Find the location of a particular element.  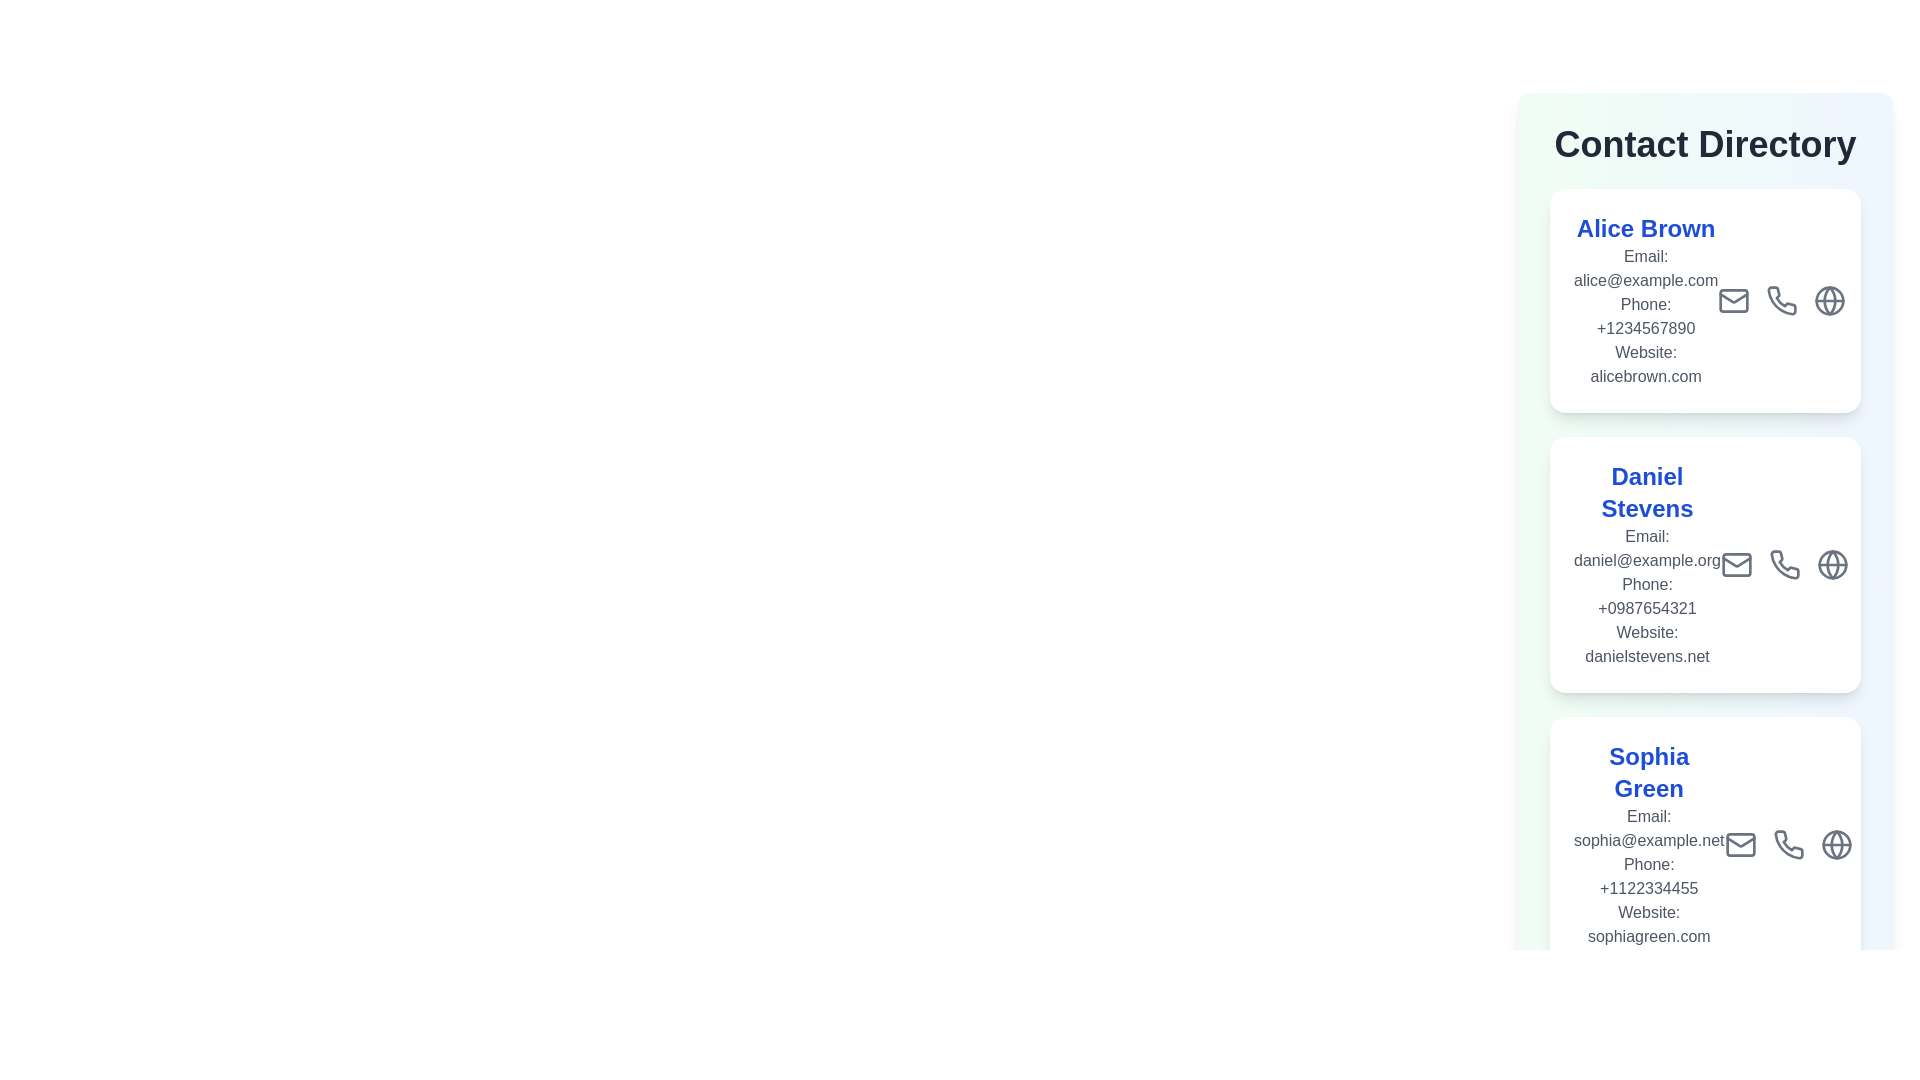

the contact's website icon to view details is located at coordinates (1829, 300).